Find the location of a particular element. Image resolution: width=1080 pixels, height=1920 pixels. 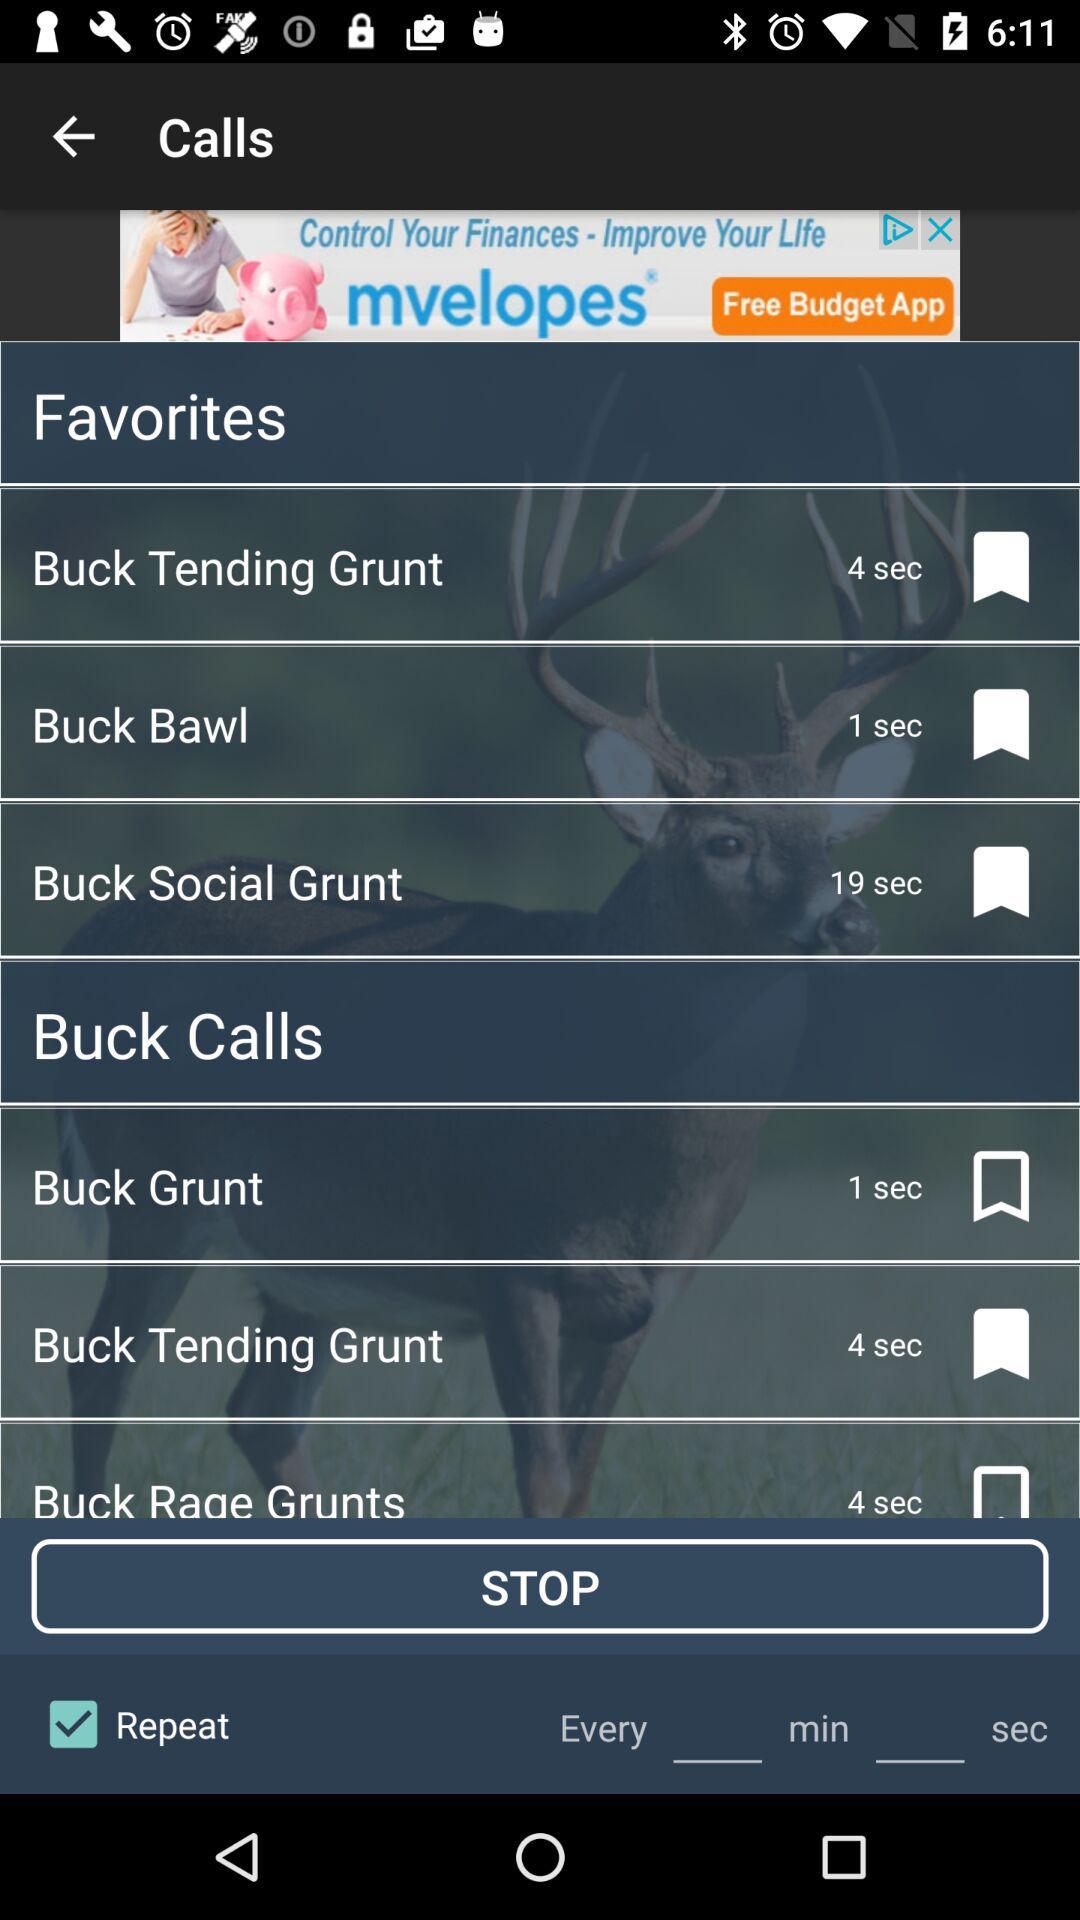

minute is located at coordinates (716, 1723).